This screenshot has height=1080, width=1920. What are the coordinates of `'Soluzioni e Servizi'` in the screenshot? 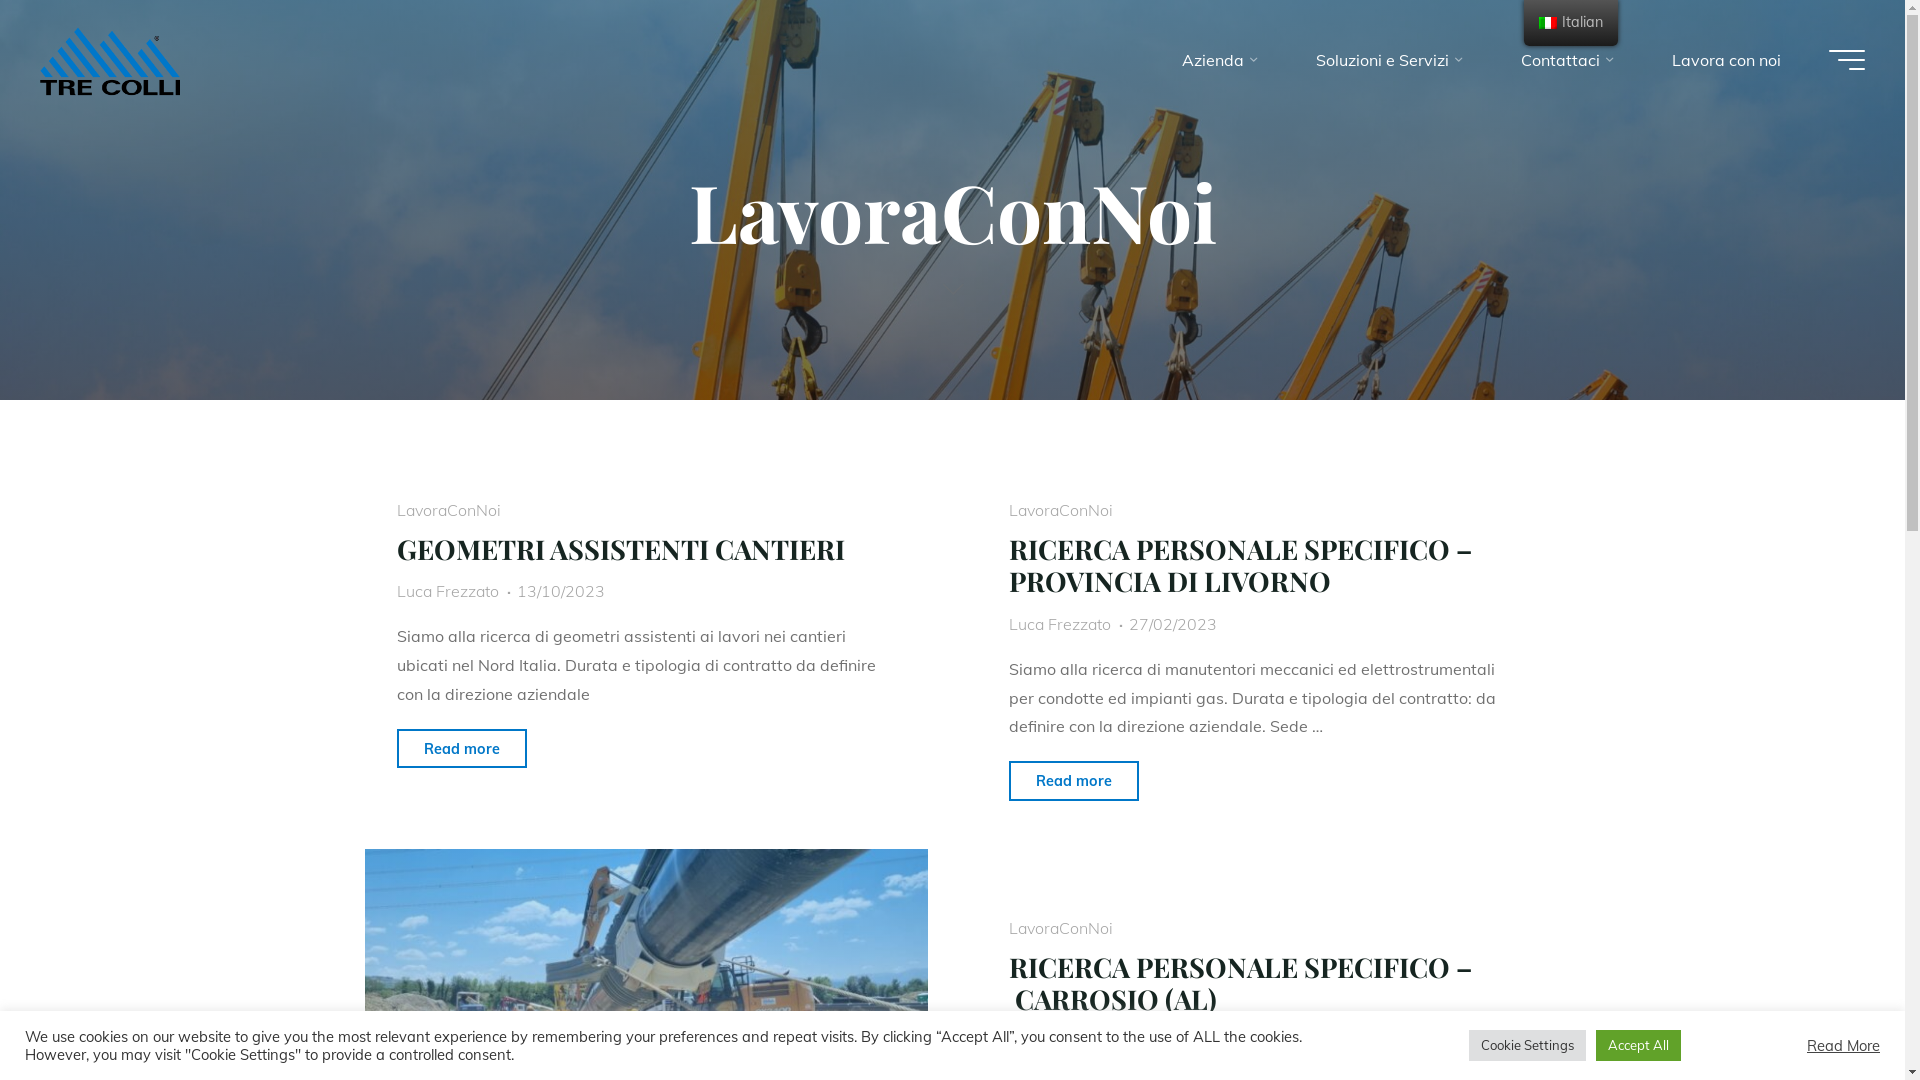 It's located at (1385, 59).